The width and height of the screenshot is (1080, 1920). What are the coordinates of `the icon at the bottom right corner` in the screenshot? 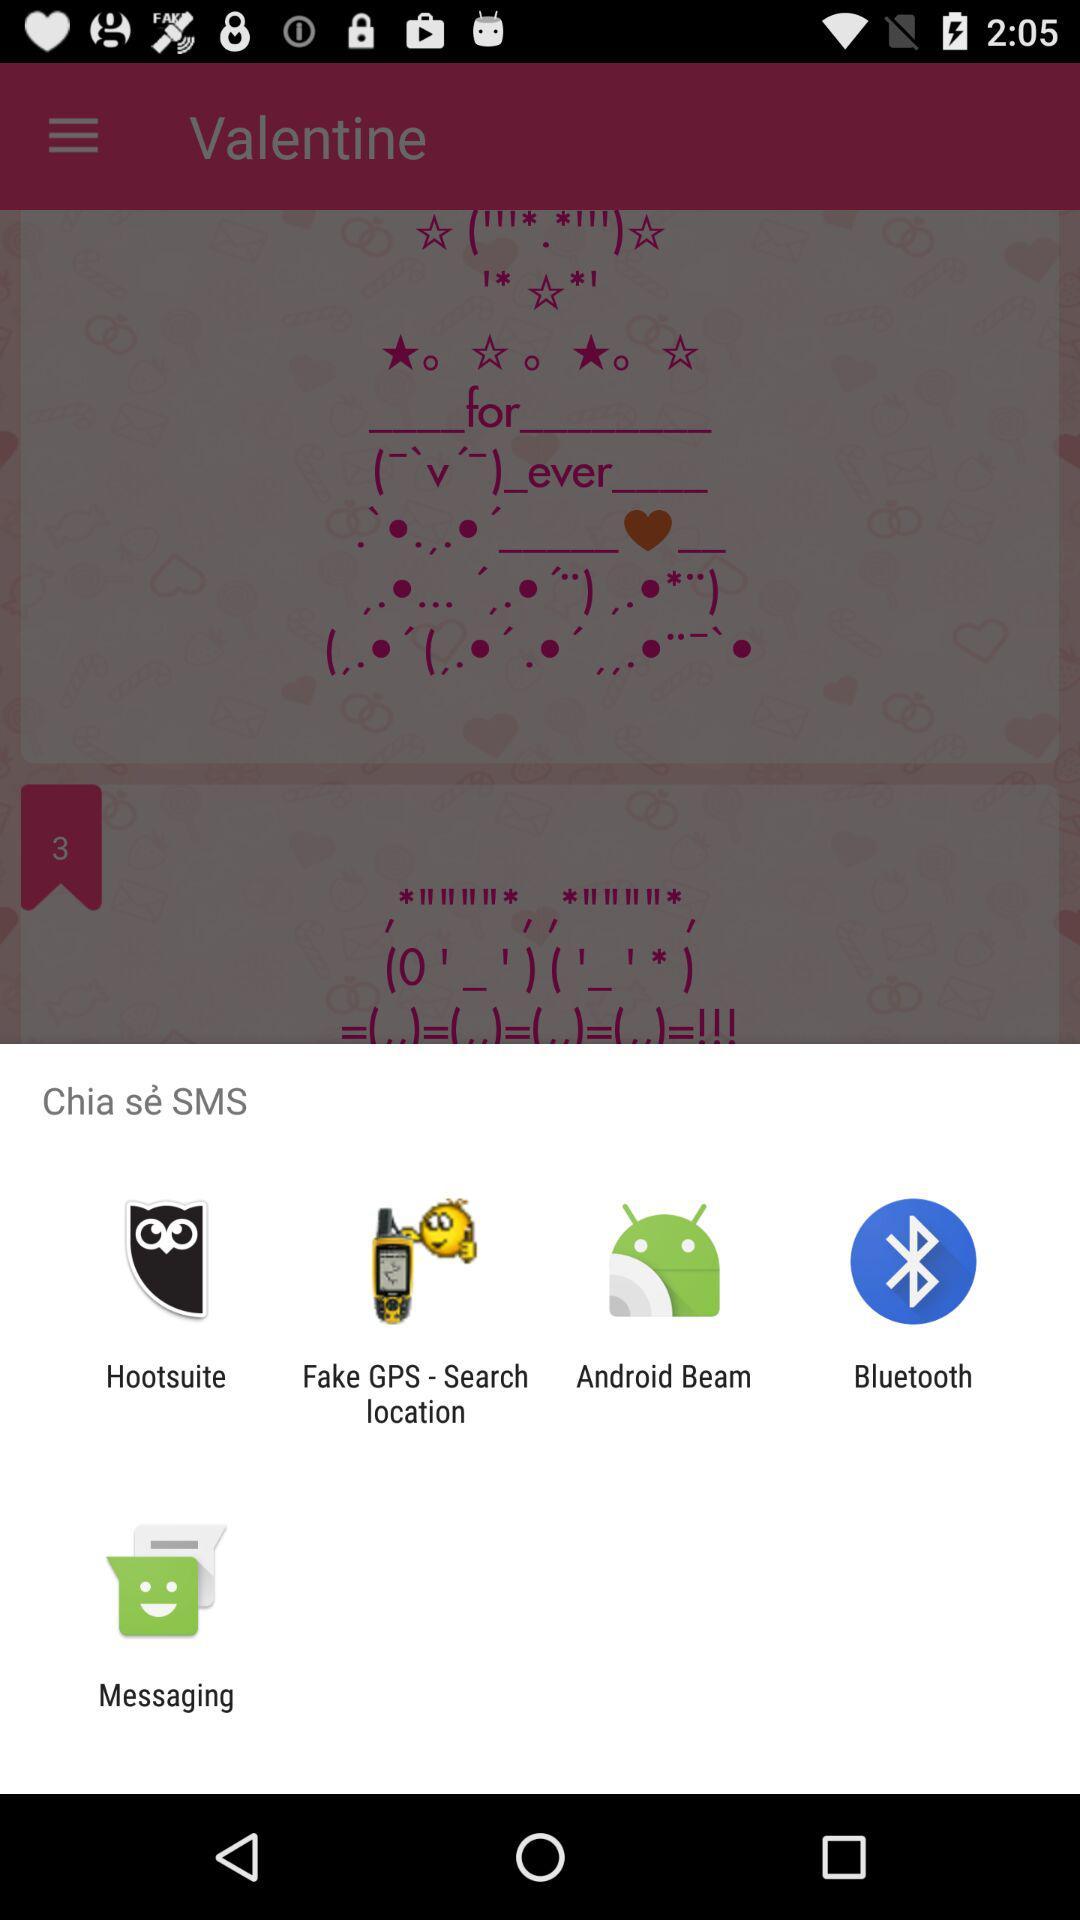 It's located at (913, 1392).